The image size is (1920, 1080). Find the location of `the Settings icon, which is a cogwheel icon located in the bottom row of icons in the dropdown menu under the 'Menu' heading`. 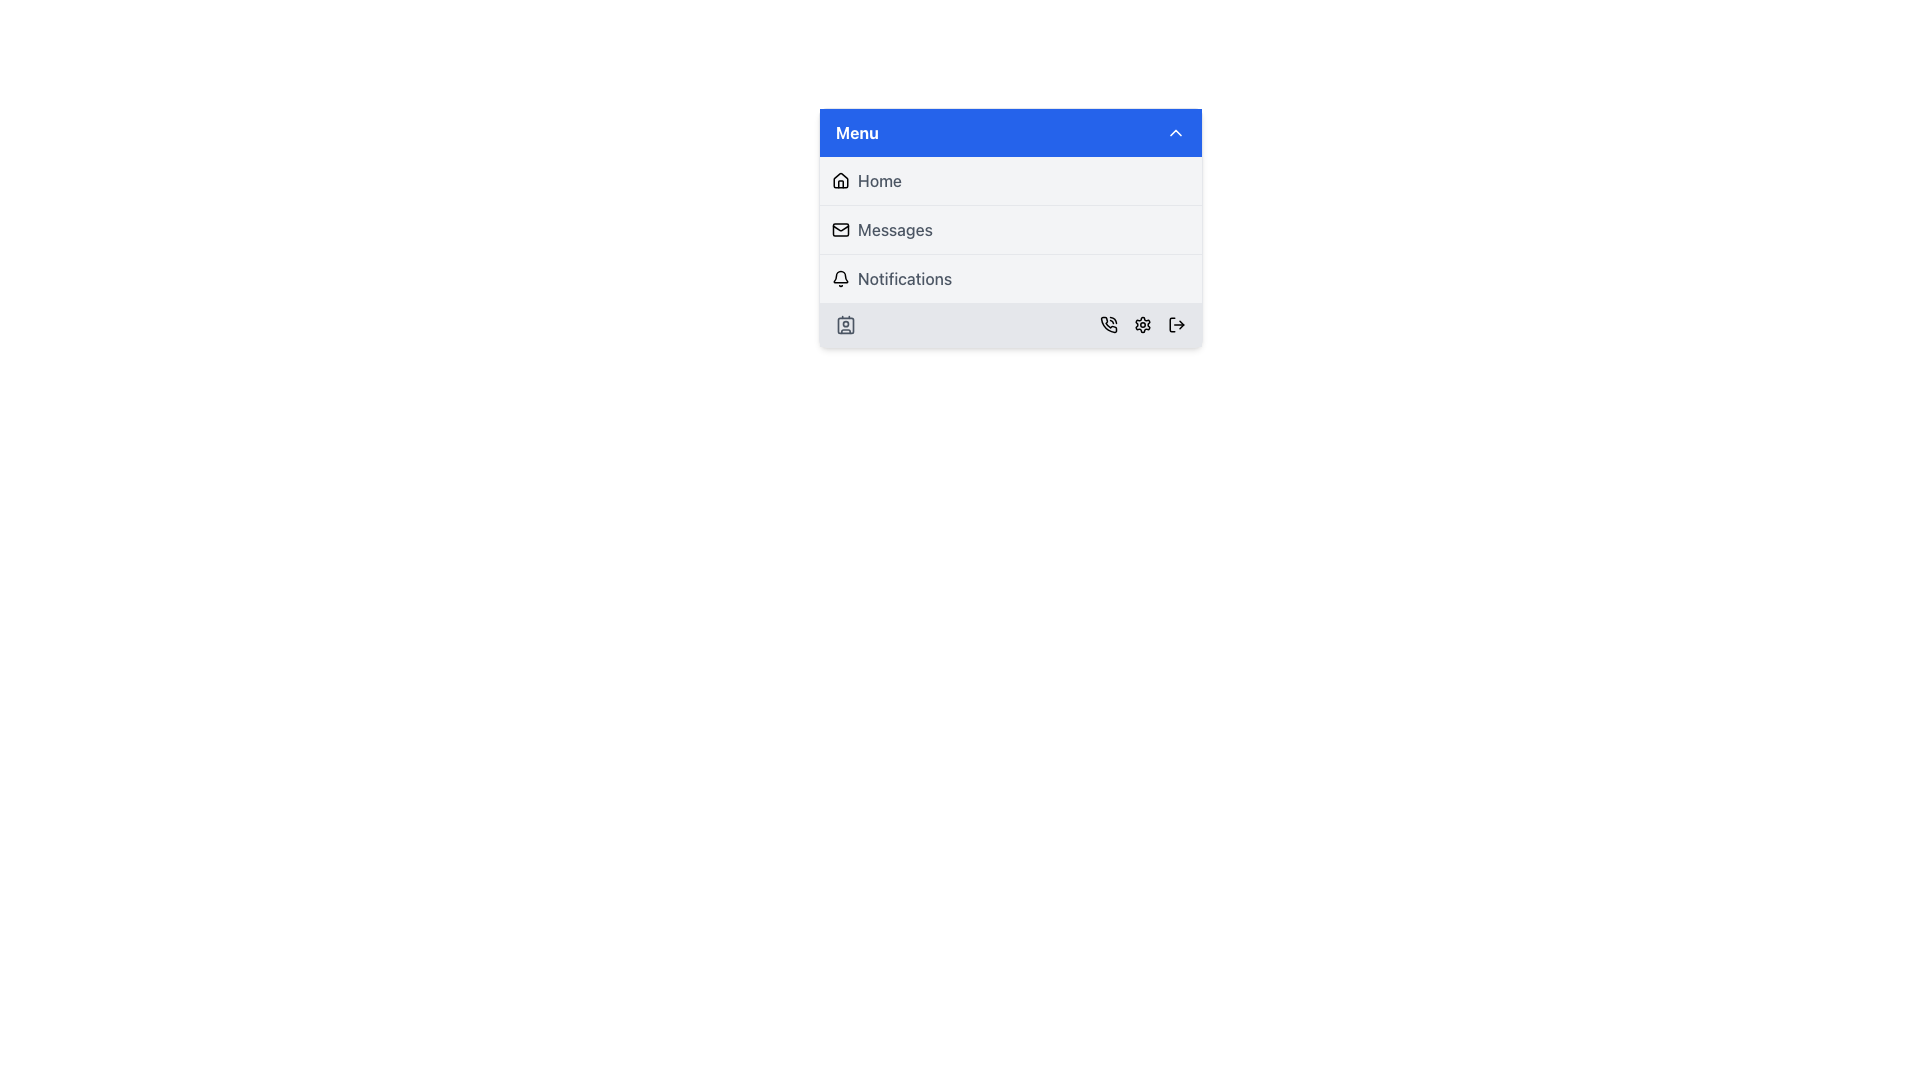

the Settings icon, which is a cogwheel icon located in the bottom row of icons in the dropdown menu under the 'Menu' heading is located at coordinates (1142, 323).